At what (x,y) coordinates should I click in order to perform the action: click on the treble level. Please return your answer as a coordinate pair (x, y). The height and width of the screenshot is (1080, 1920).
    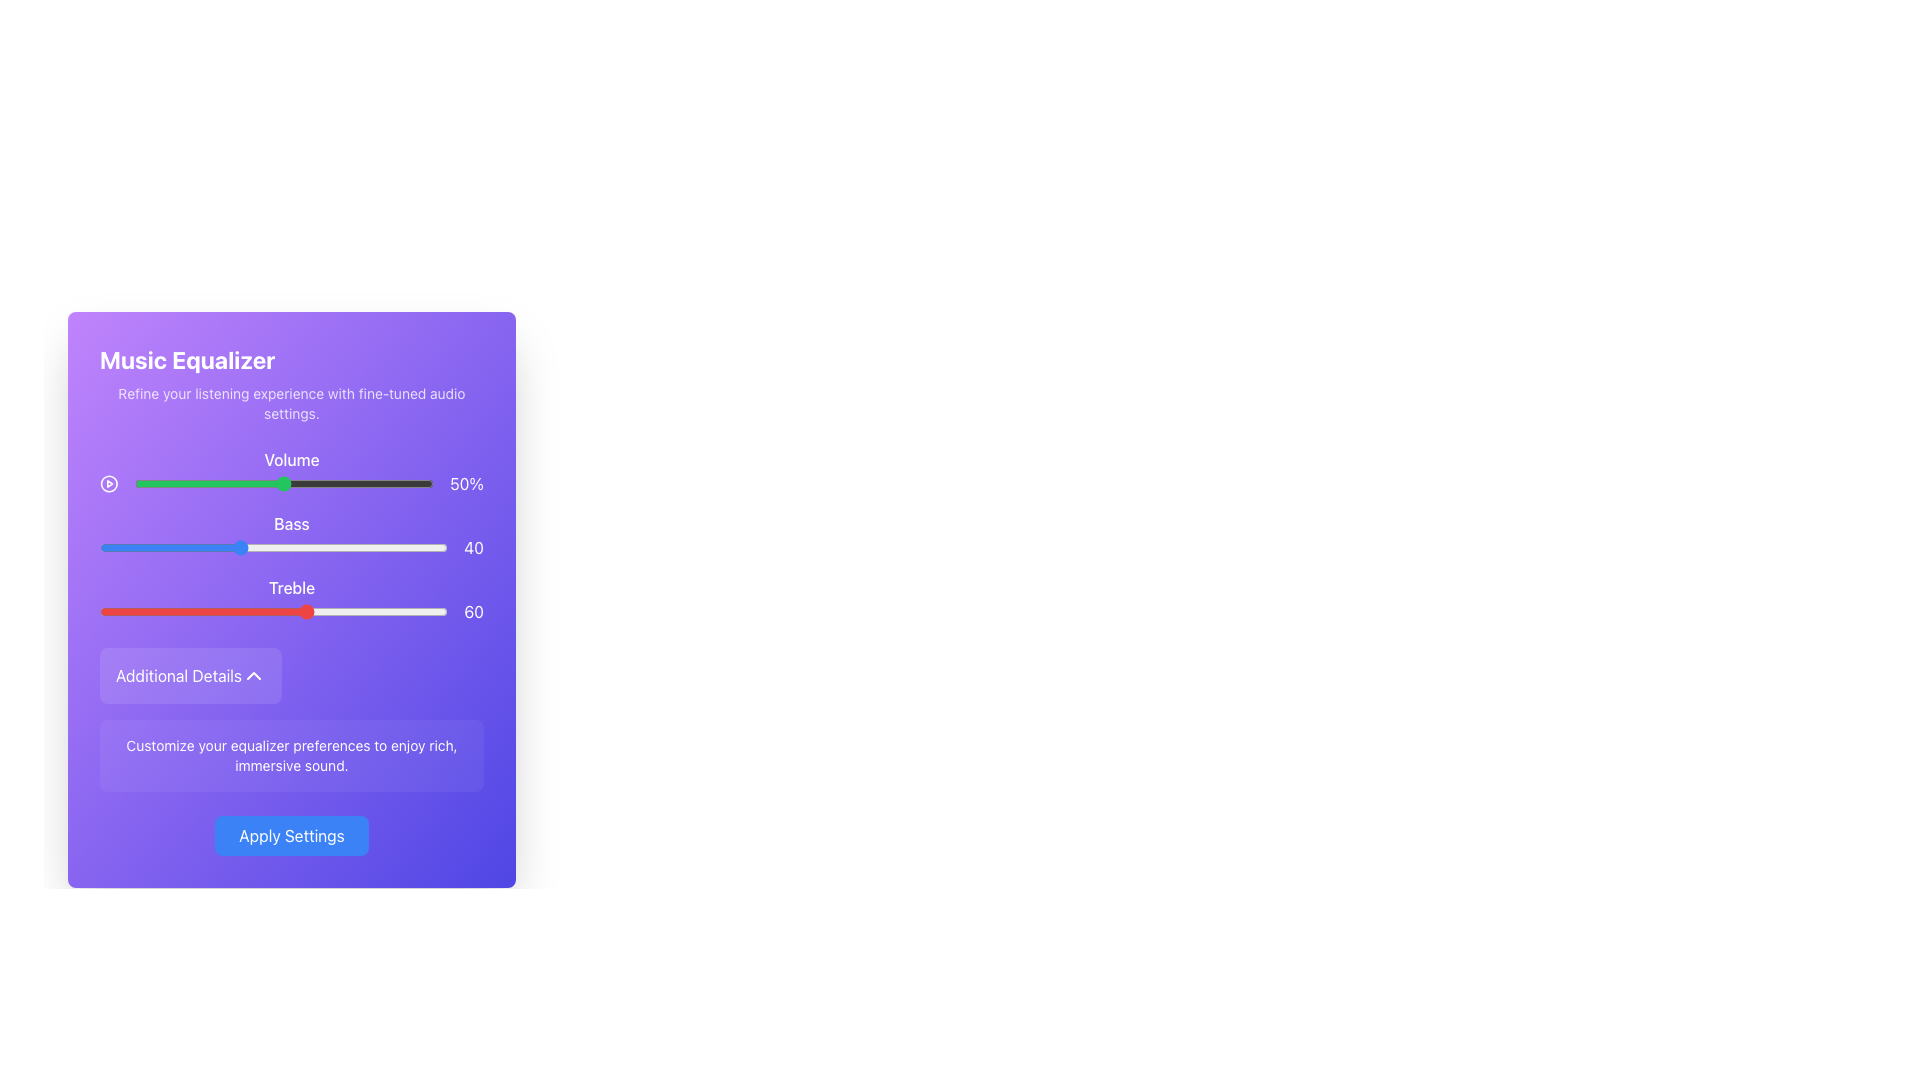
    Looking at the image, I should click on (311, 611).